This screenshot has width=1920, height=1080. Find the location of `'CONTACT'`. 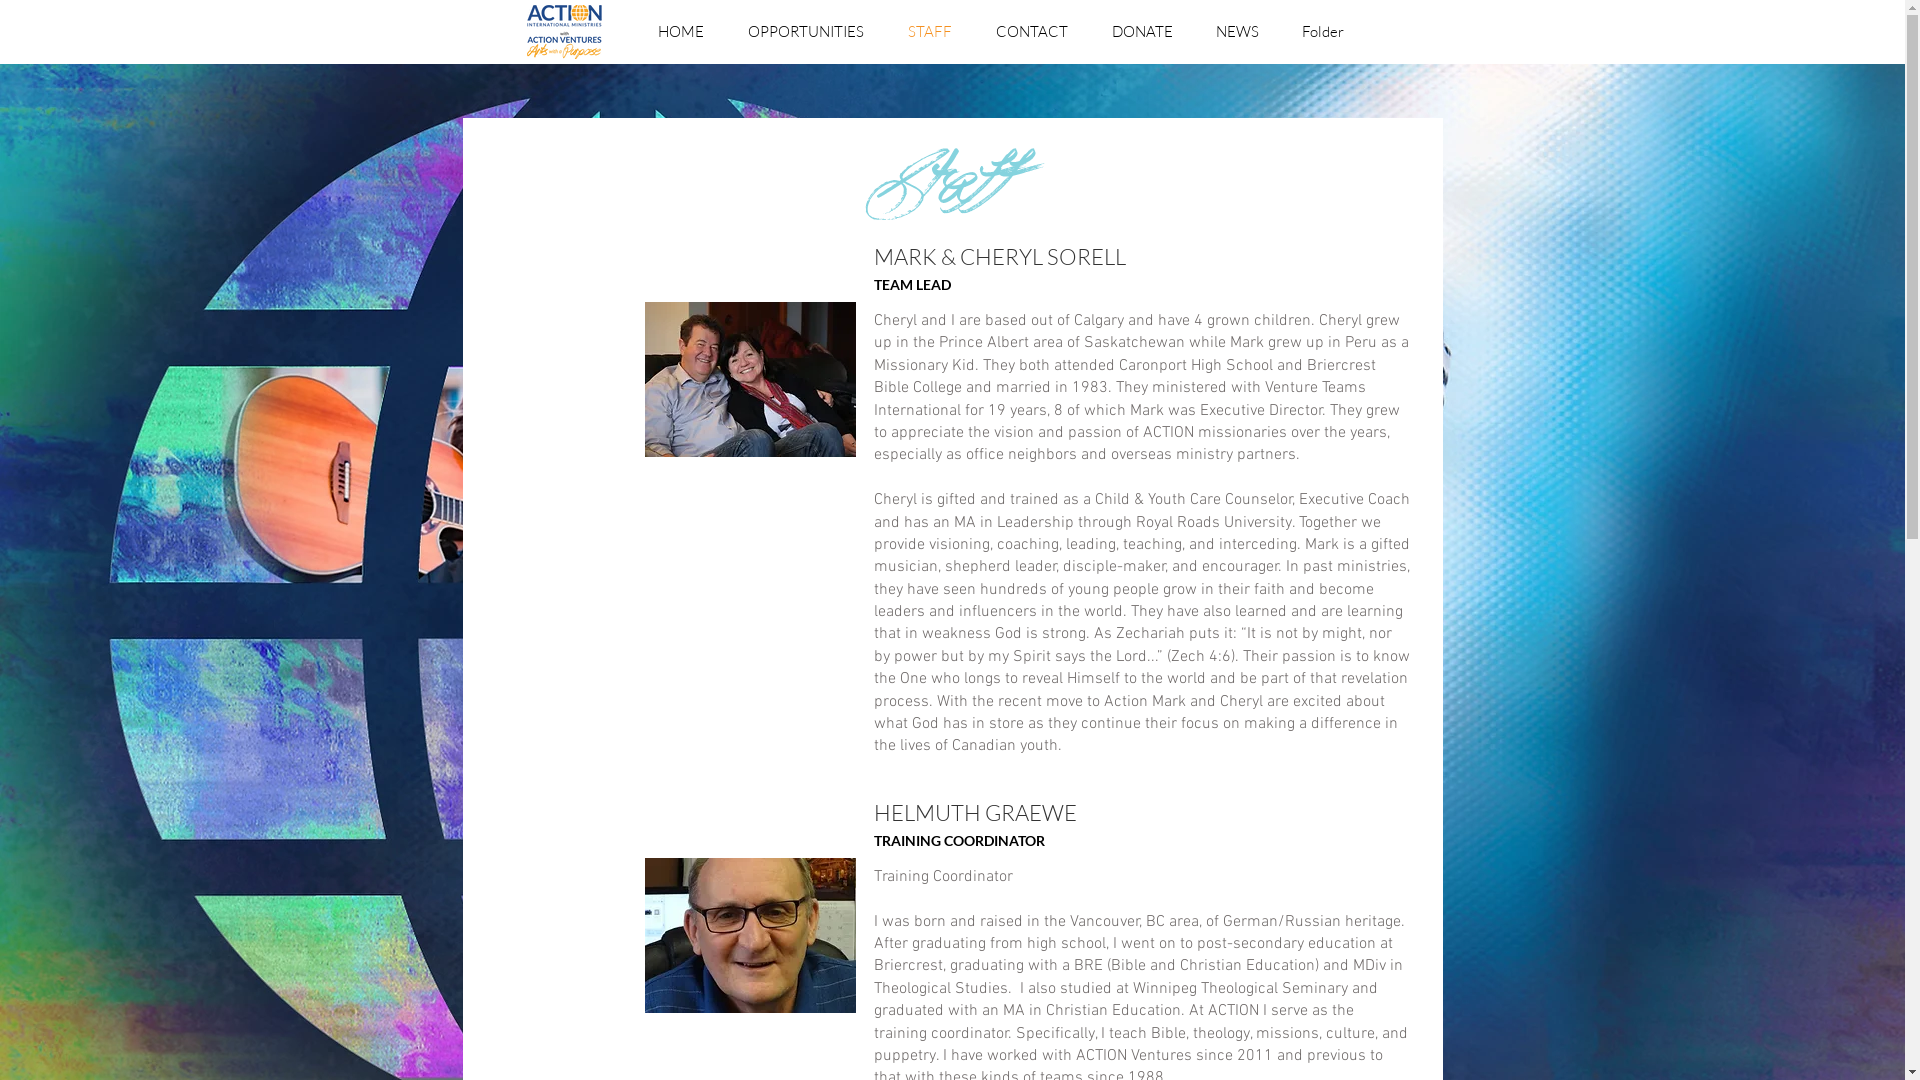

'CONTACT' is located at coordinates (1032, 31).